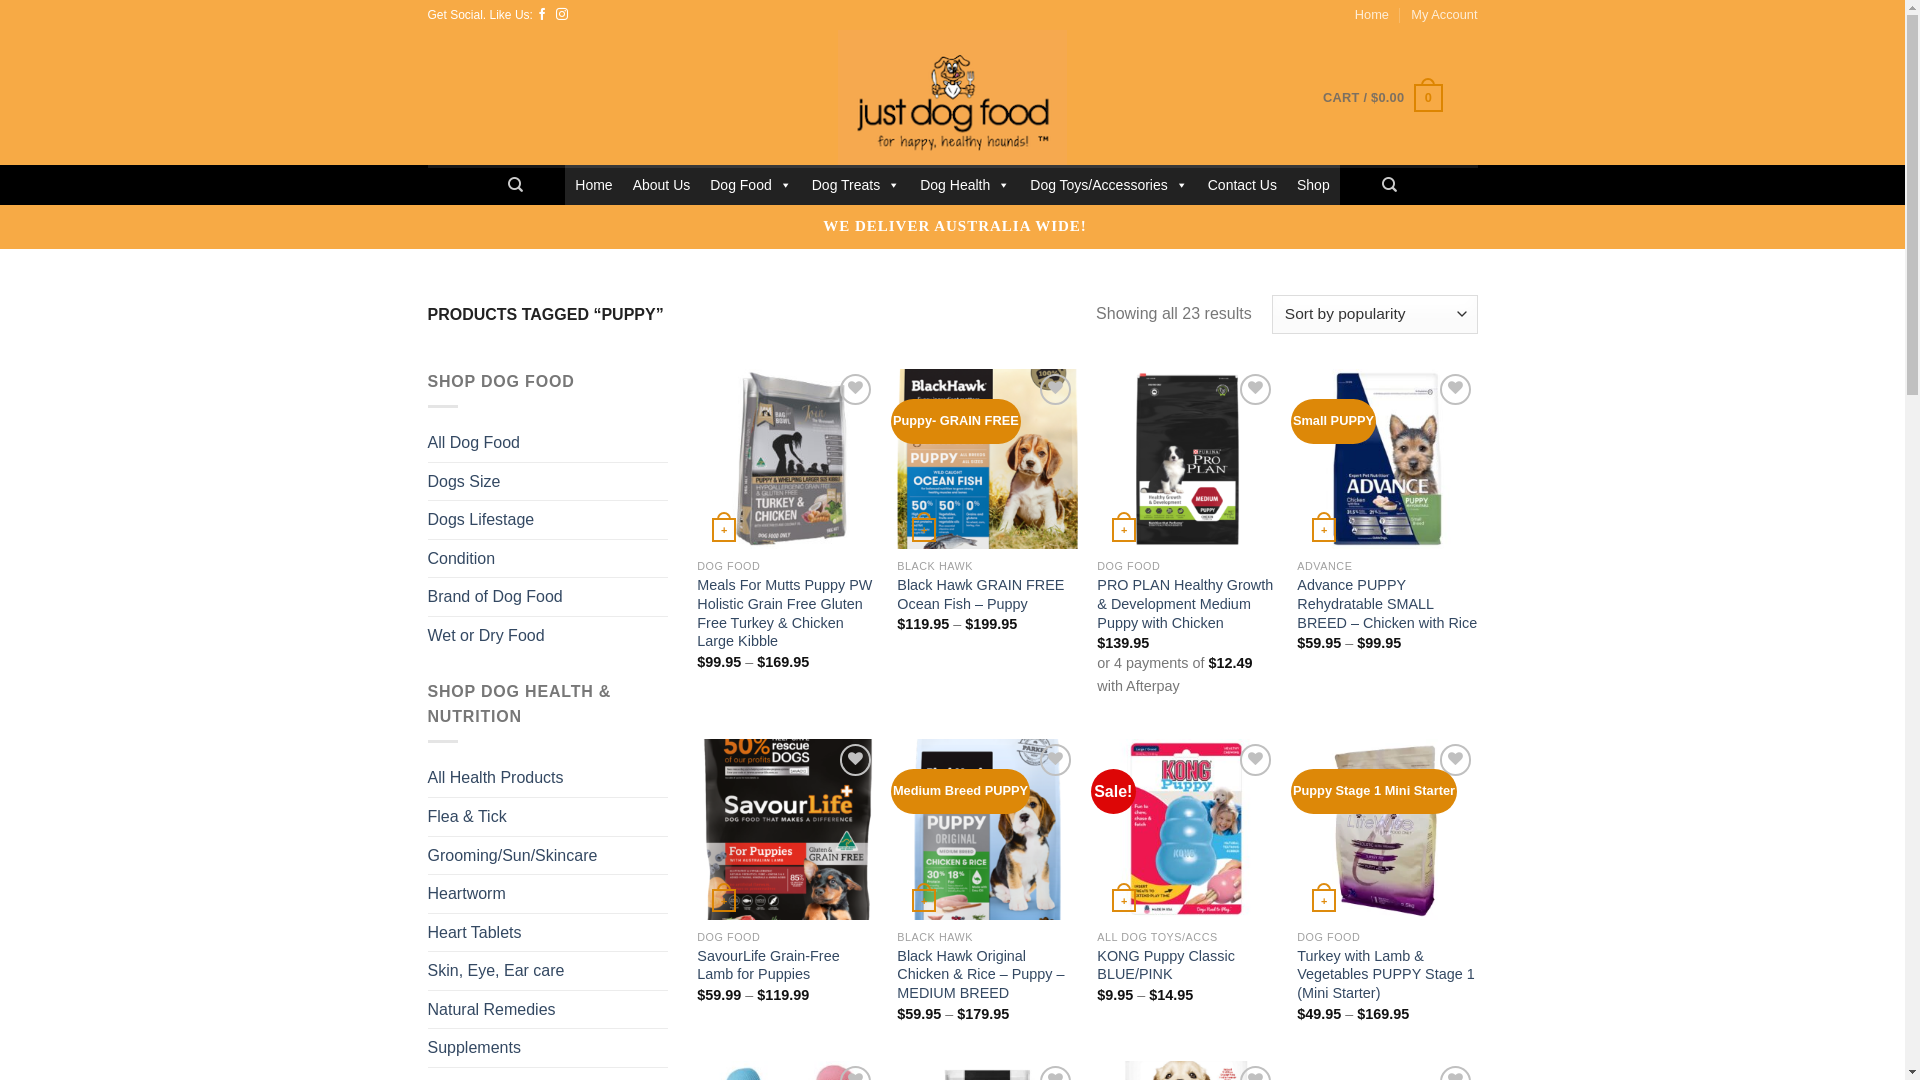 This screenshot has width=1920, height=1080. I want to click on 'All Health Products', so click(495, 777).